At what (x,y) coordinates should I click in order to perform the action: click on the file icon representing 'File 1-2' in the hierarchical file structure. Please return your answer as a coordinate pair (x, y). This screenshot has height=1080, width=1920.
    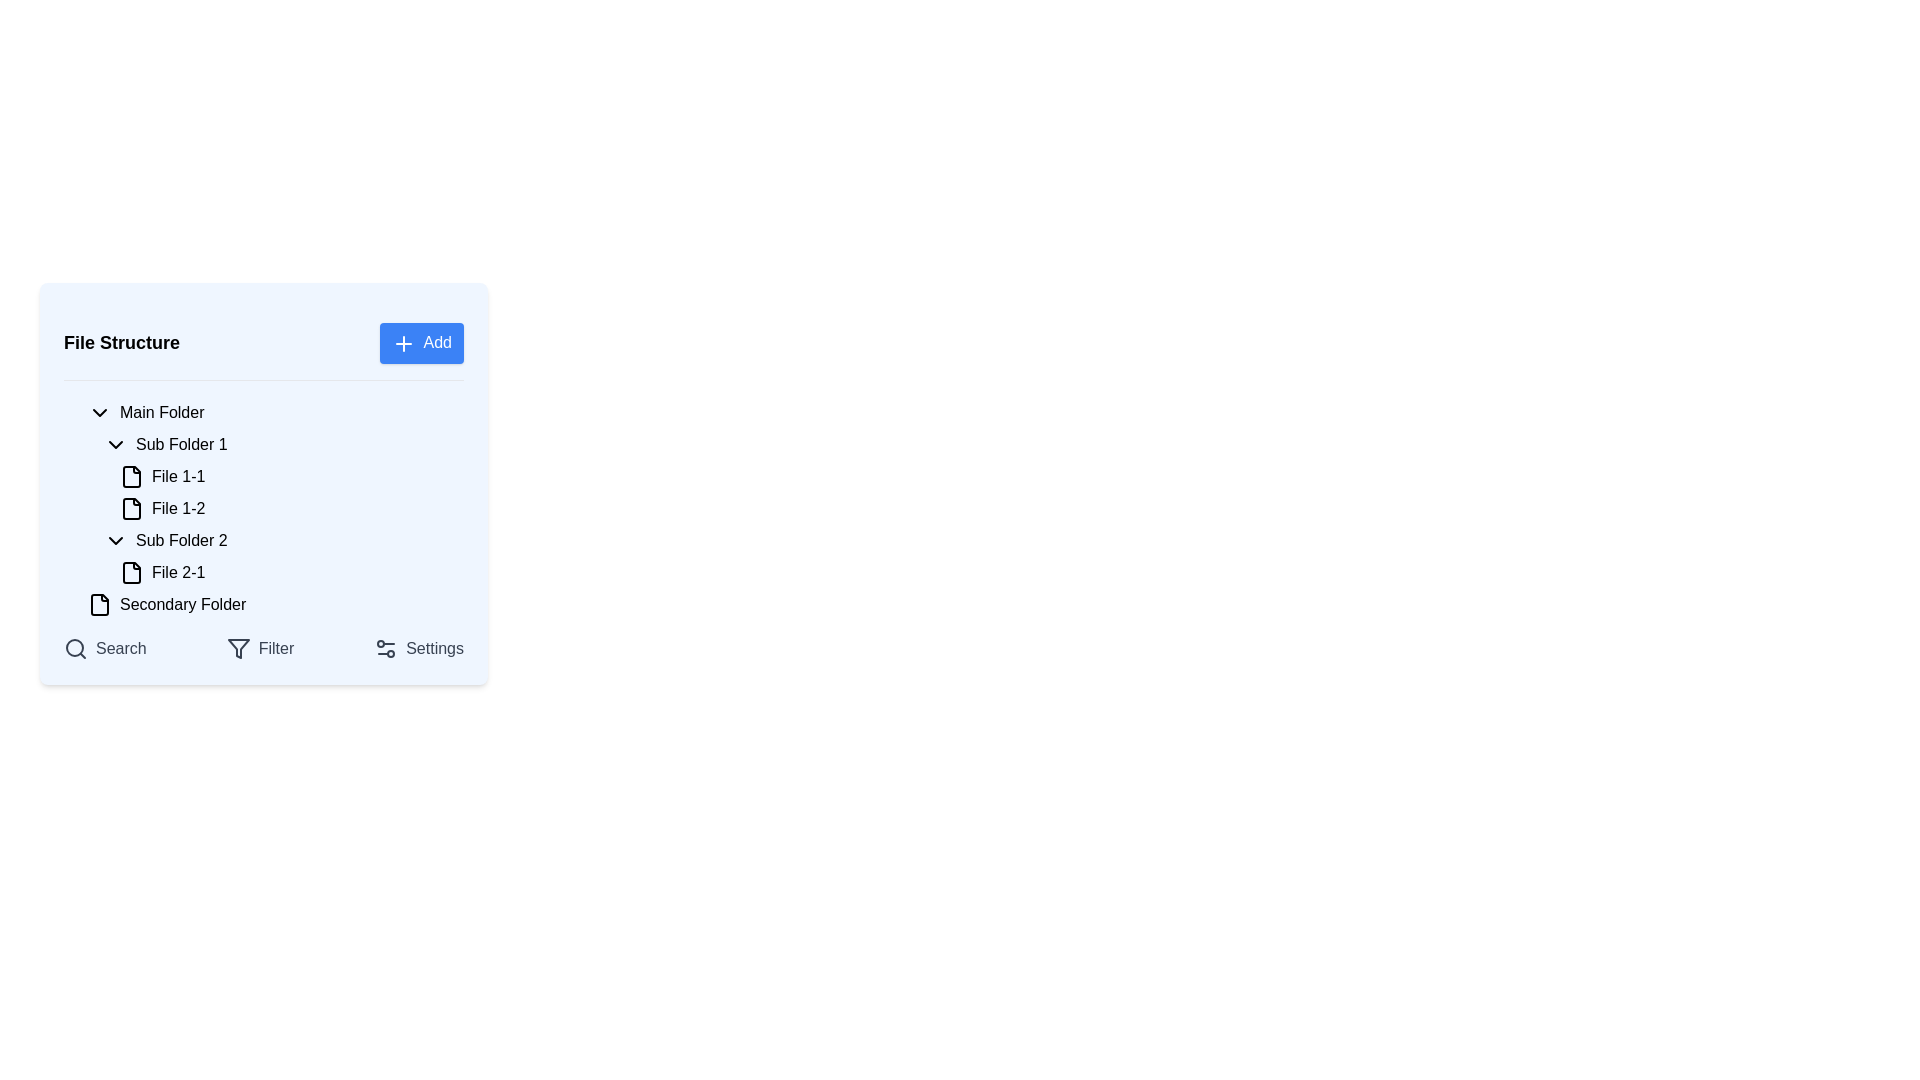
    Looking at the image, I should click on (131, 507).